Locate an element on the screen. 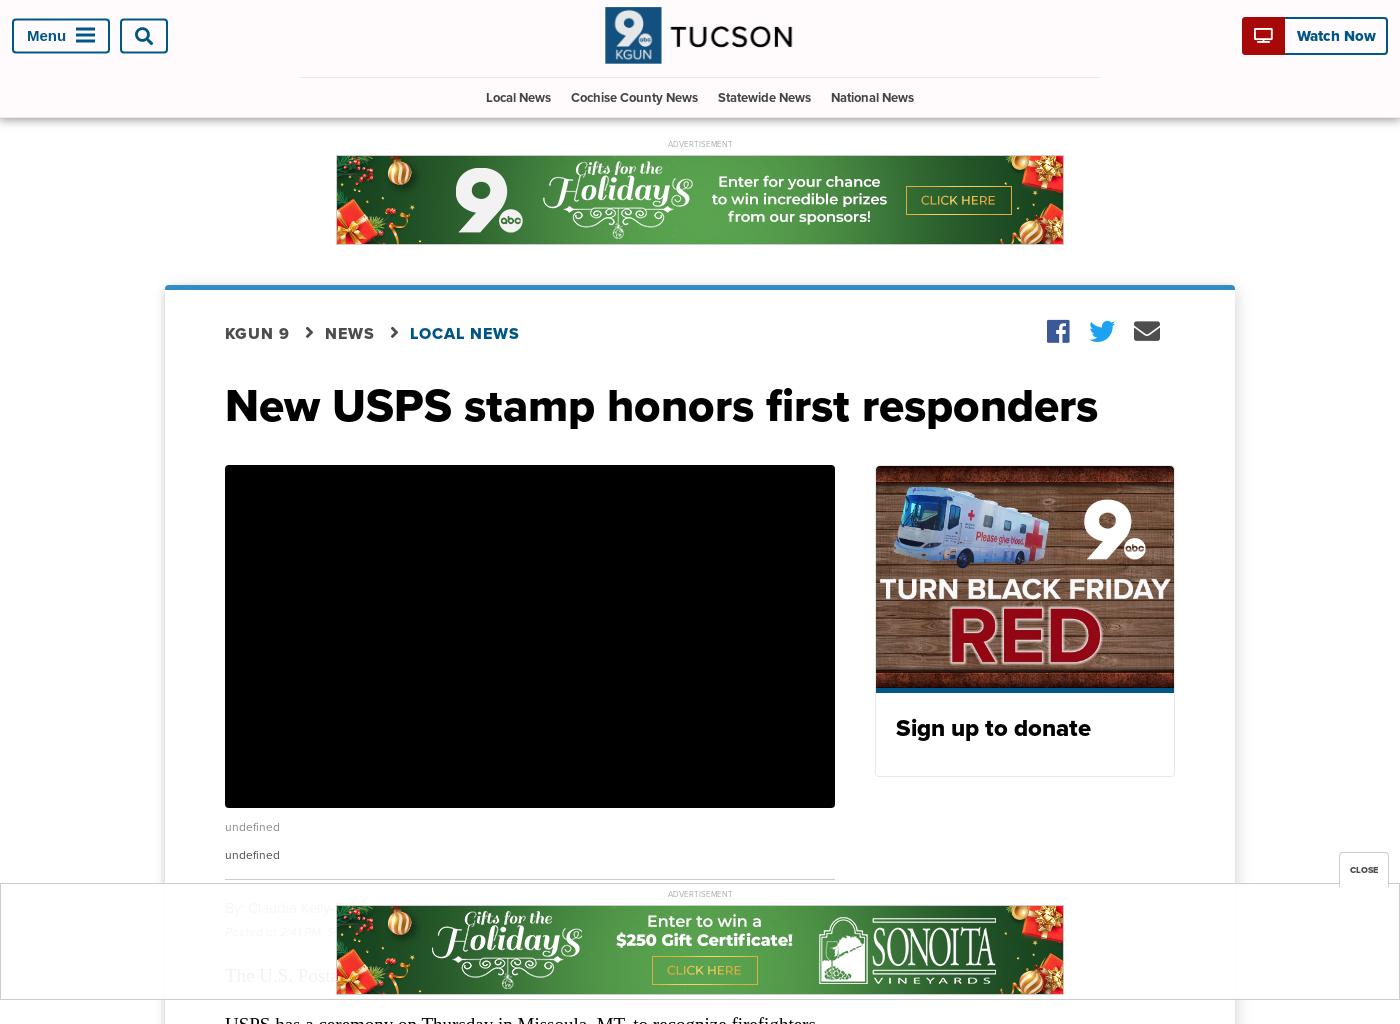 This screenshot has height=1024, width=1400. 'Sign up to donate' is located at coordinates (993, 726).